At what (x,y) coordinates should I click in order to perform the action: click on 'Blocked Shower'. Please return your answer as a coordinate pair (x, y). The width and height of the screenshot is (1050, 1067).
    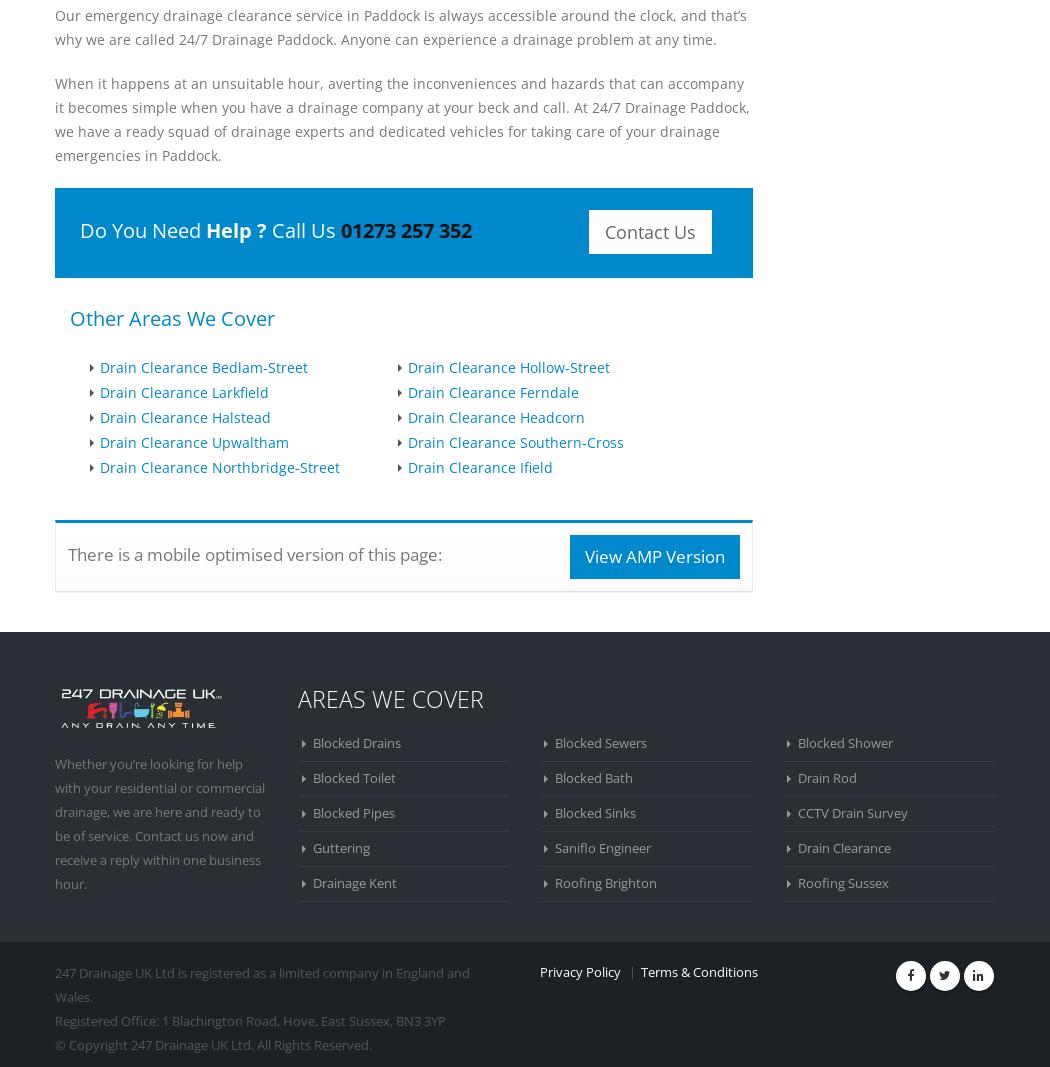
    Looking at the image, I should click on (844, 742).